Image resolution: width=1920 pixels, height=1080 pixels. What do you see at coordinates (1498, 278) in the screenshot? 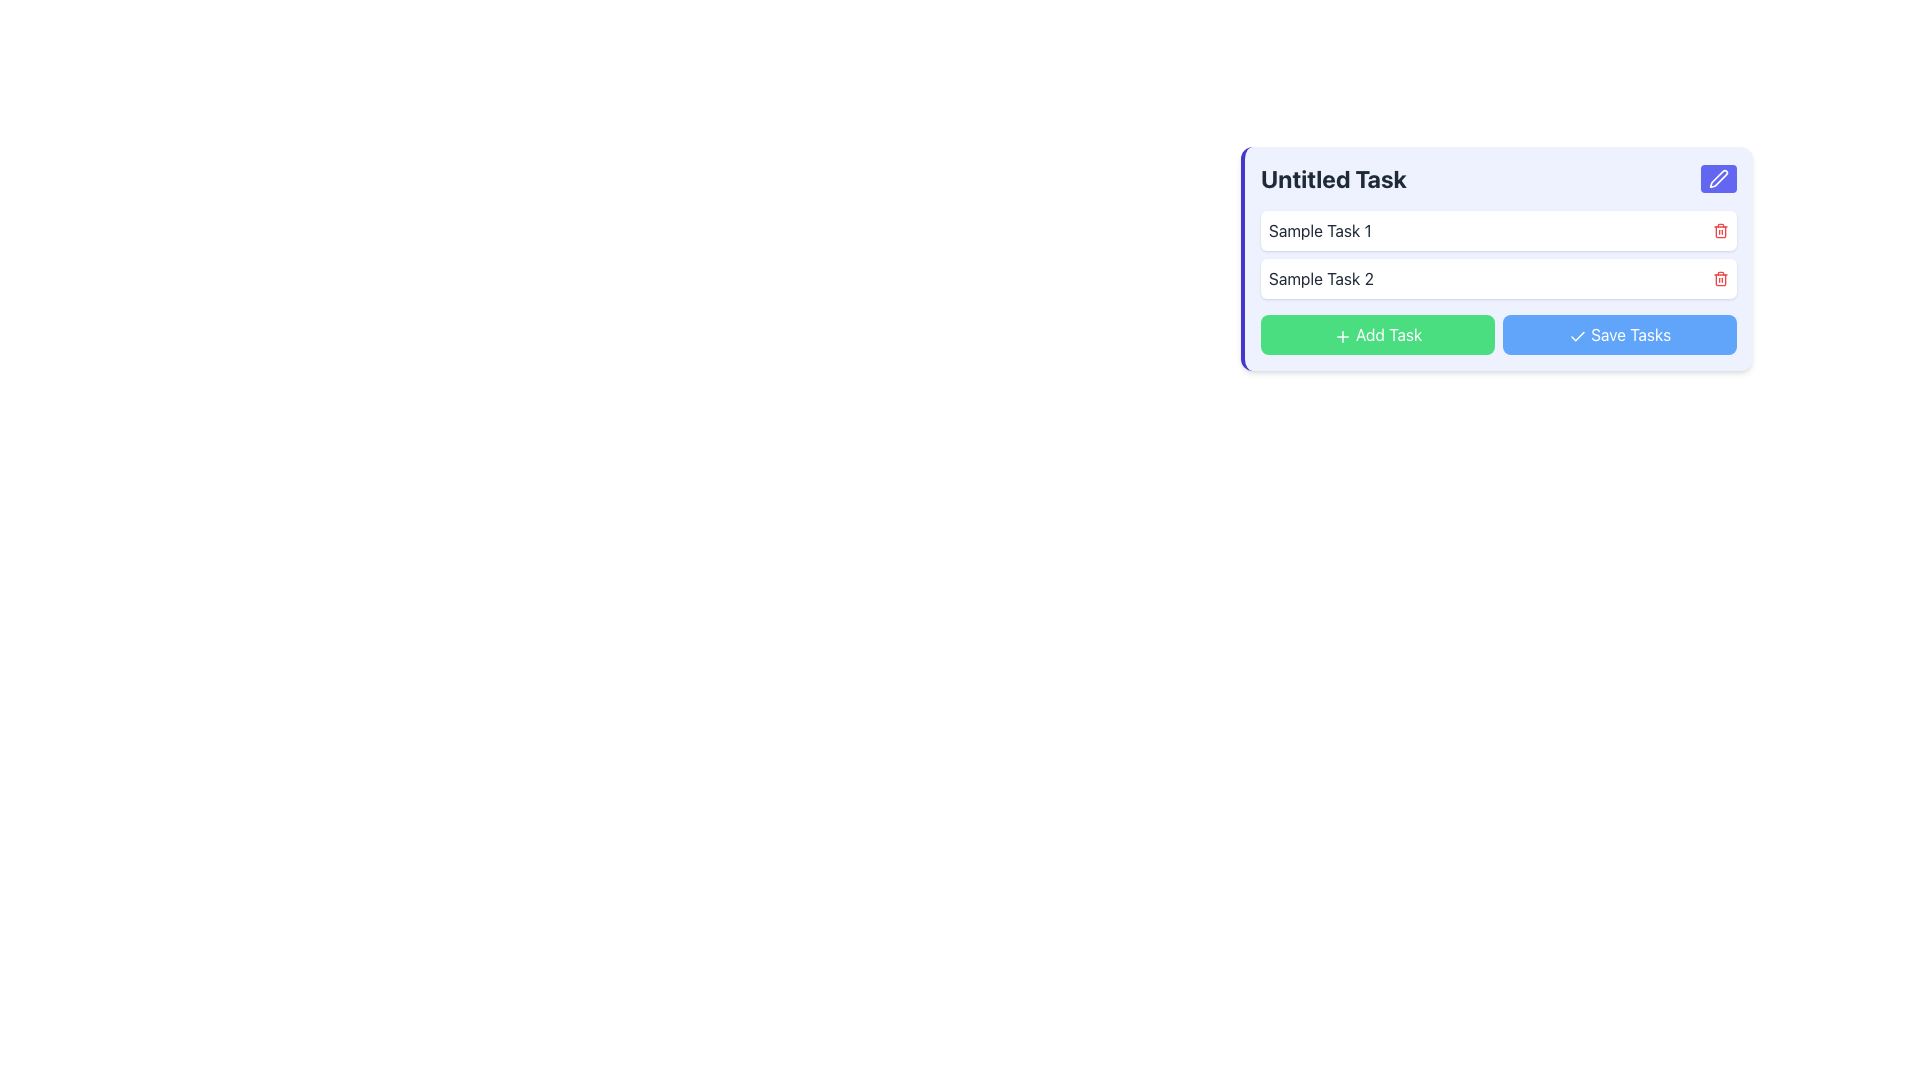
I see `the List Item displaying the task entry, located within the 'Untitled Task' section, which is the second entry in the task list` at bounding box center [1498, 278].